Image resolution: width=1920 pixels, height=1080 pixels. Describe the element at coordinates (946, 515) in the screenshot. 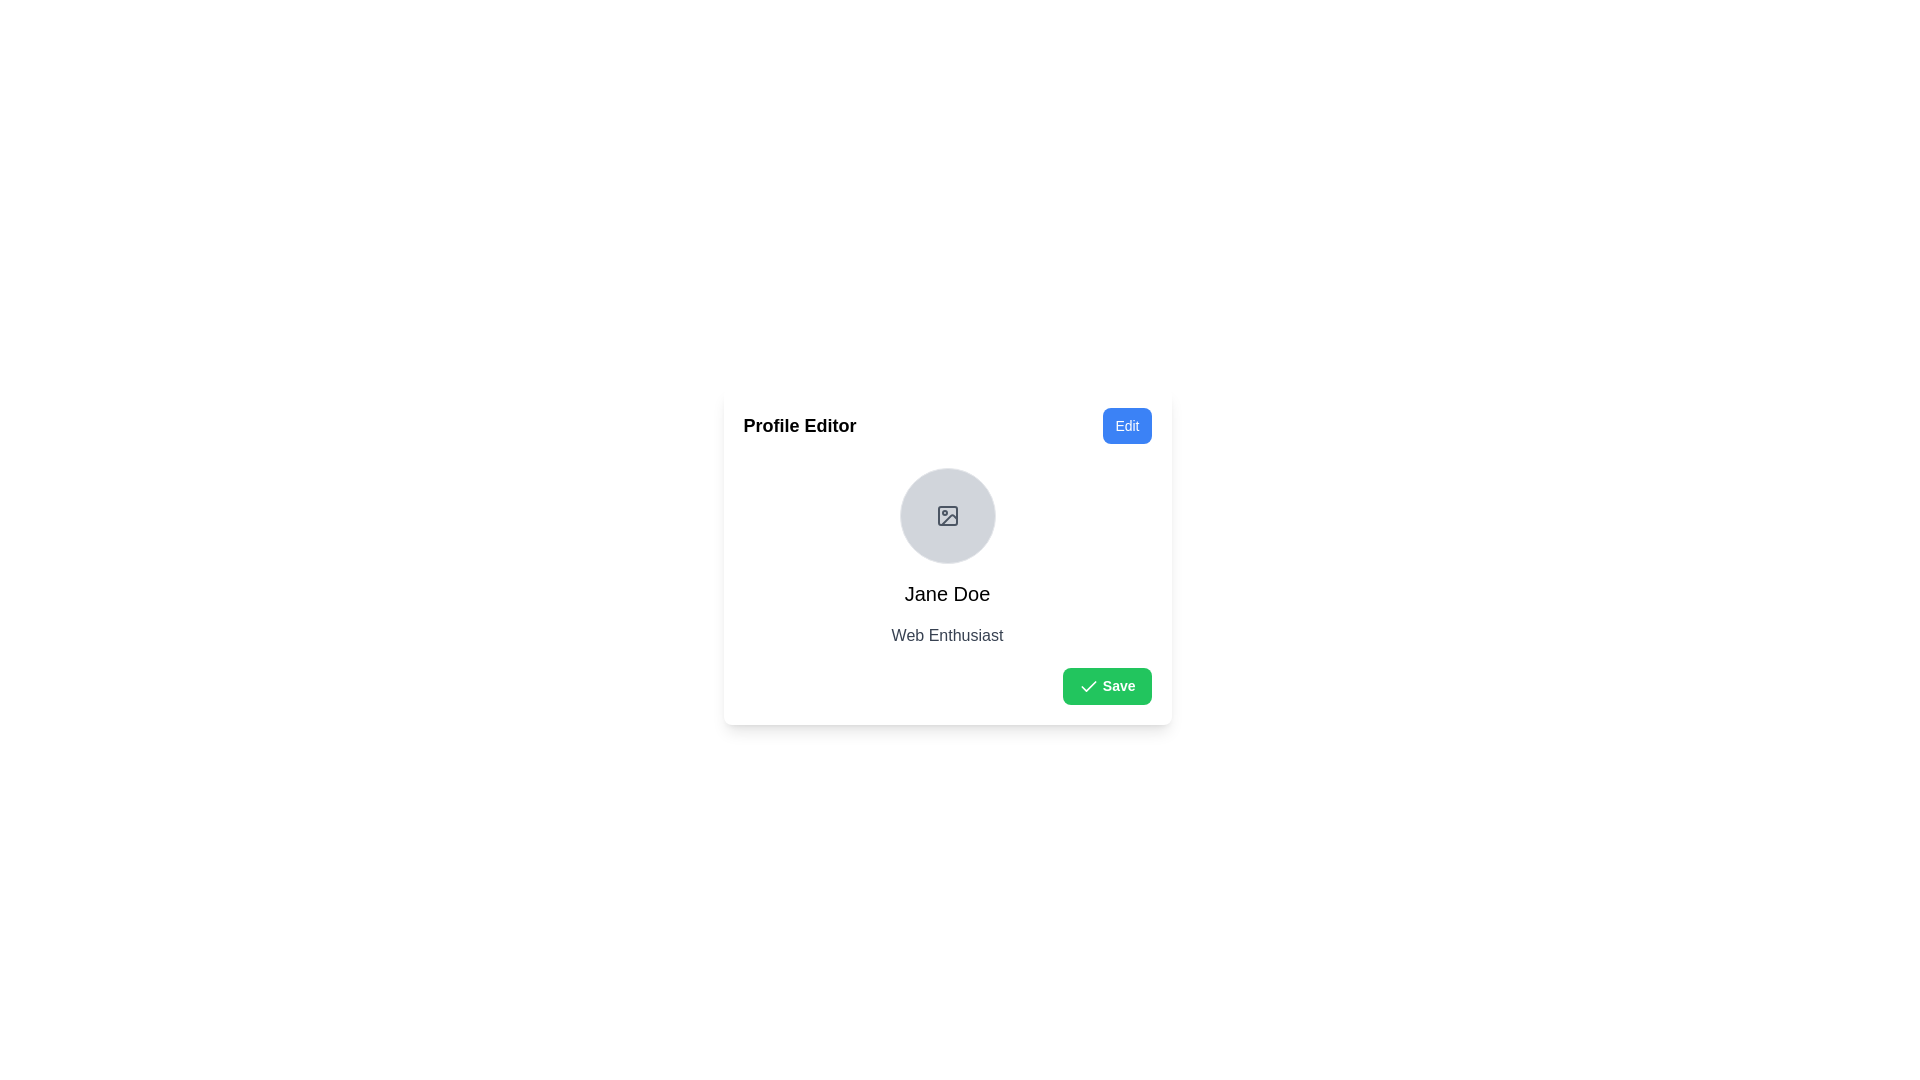

I see `the user profile image placeholder icon` at that location.